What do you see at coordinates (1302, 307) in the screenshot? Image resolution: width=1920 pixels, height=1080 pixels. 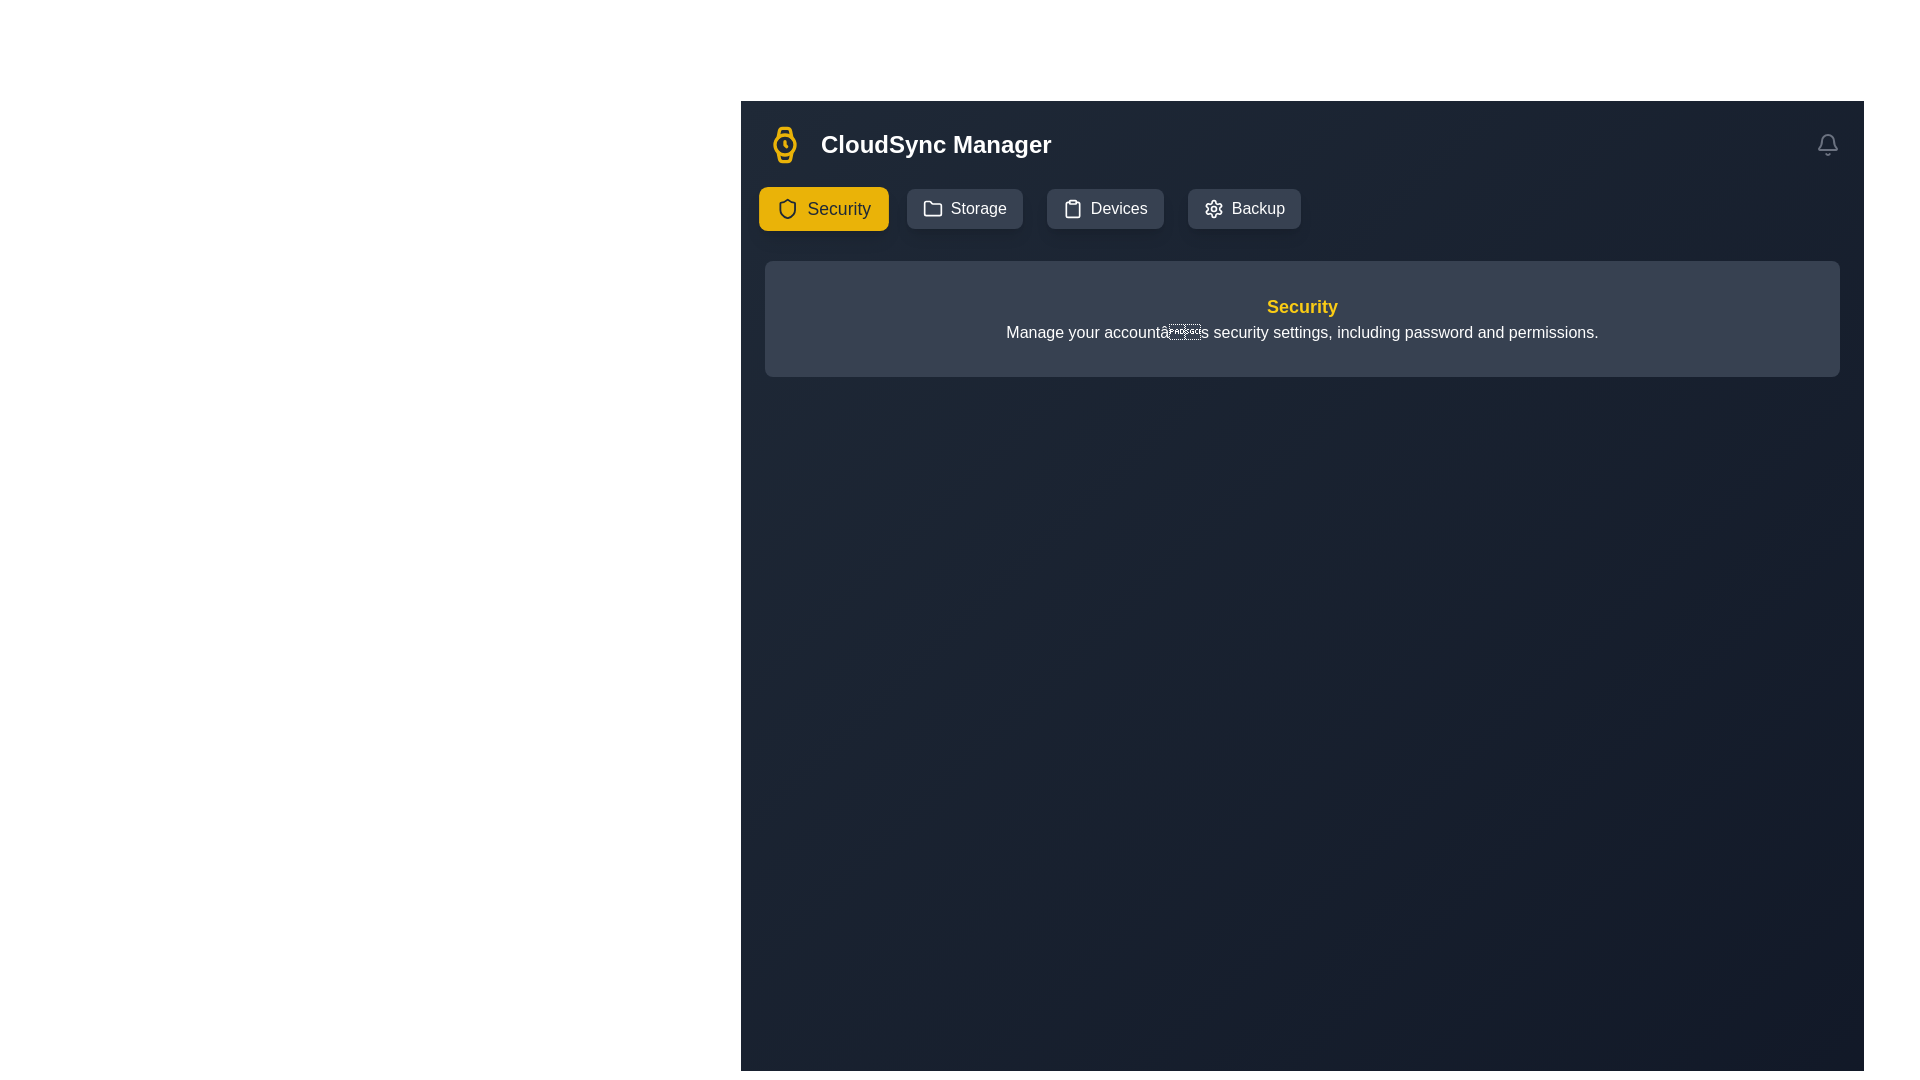 I see `the Text Label that indicates the section for security settings, located near the top of the main content area` at bounding box center [1302, 307].